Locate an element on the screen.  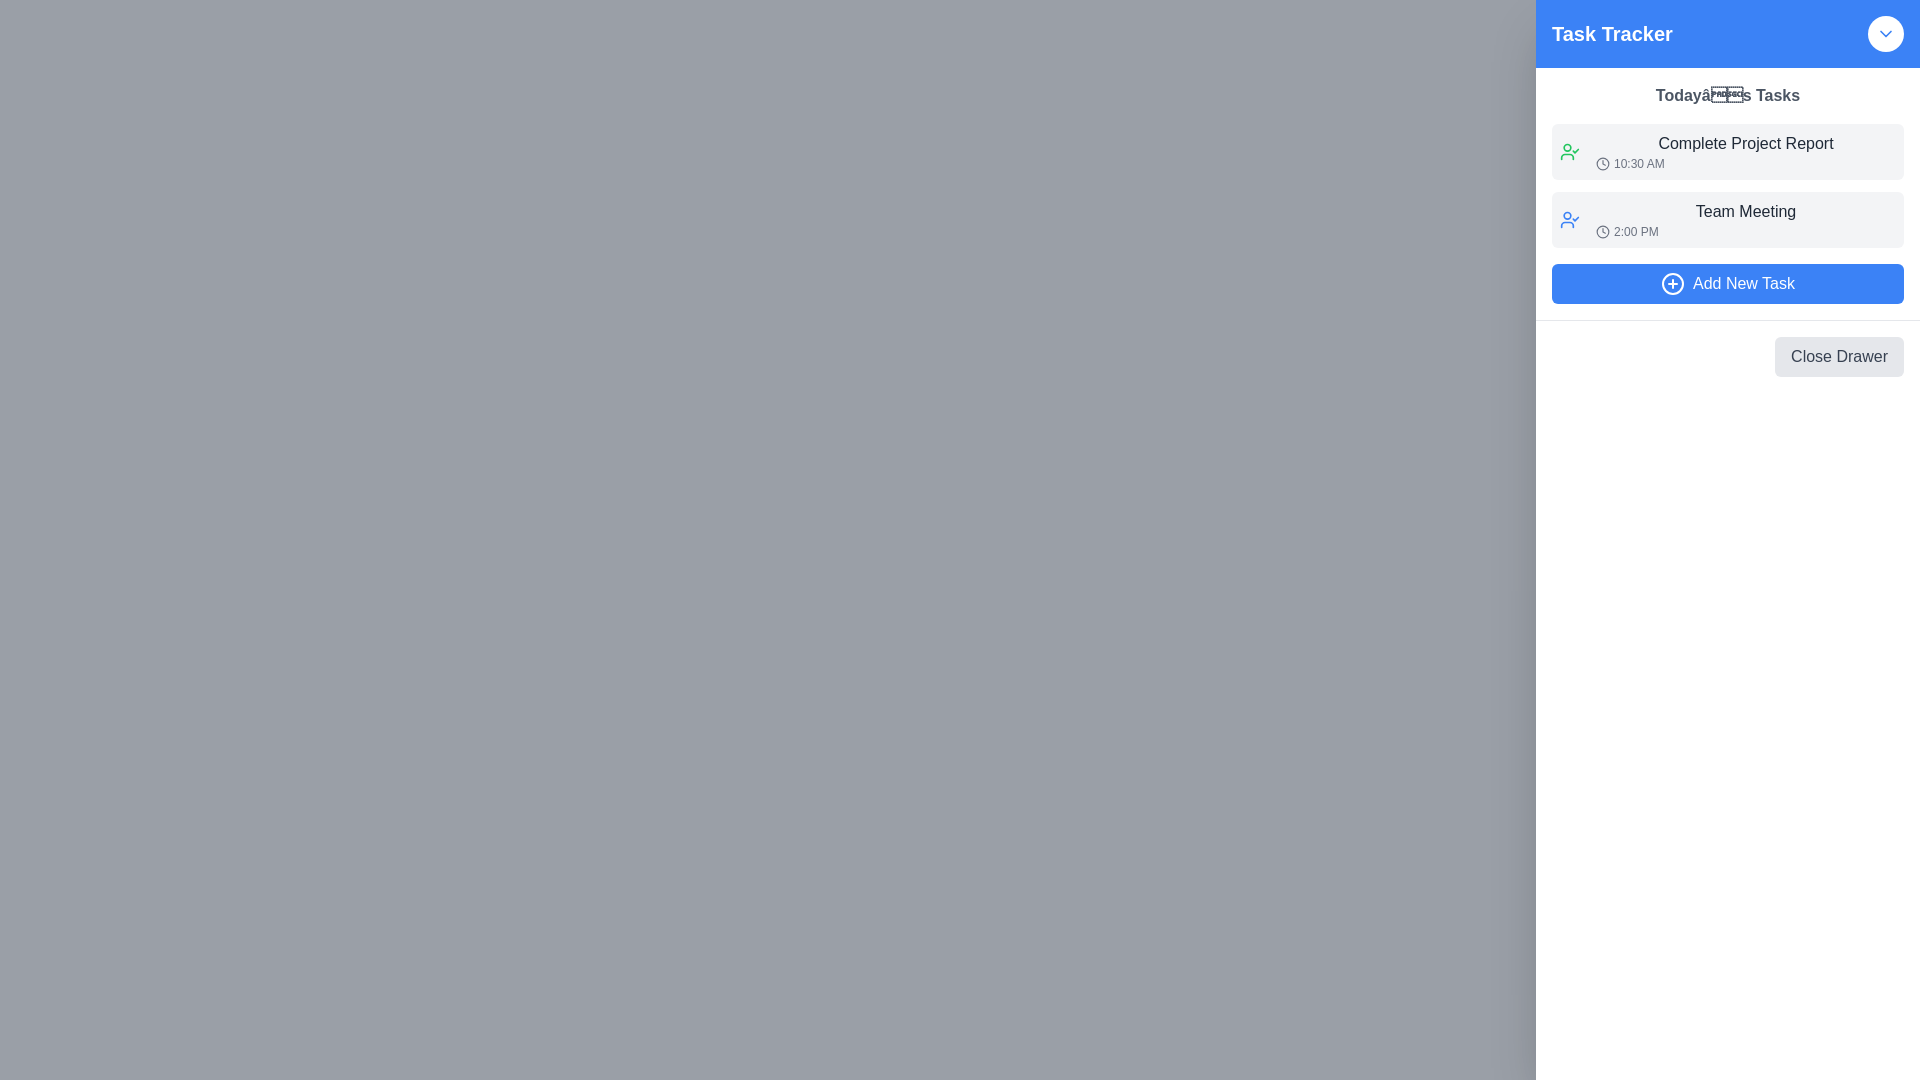
the dropdown trigger button located in the top-right corner of the header area, next to the 'Task Tracker' label is located at coordinates (1885, 34).